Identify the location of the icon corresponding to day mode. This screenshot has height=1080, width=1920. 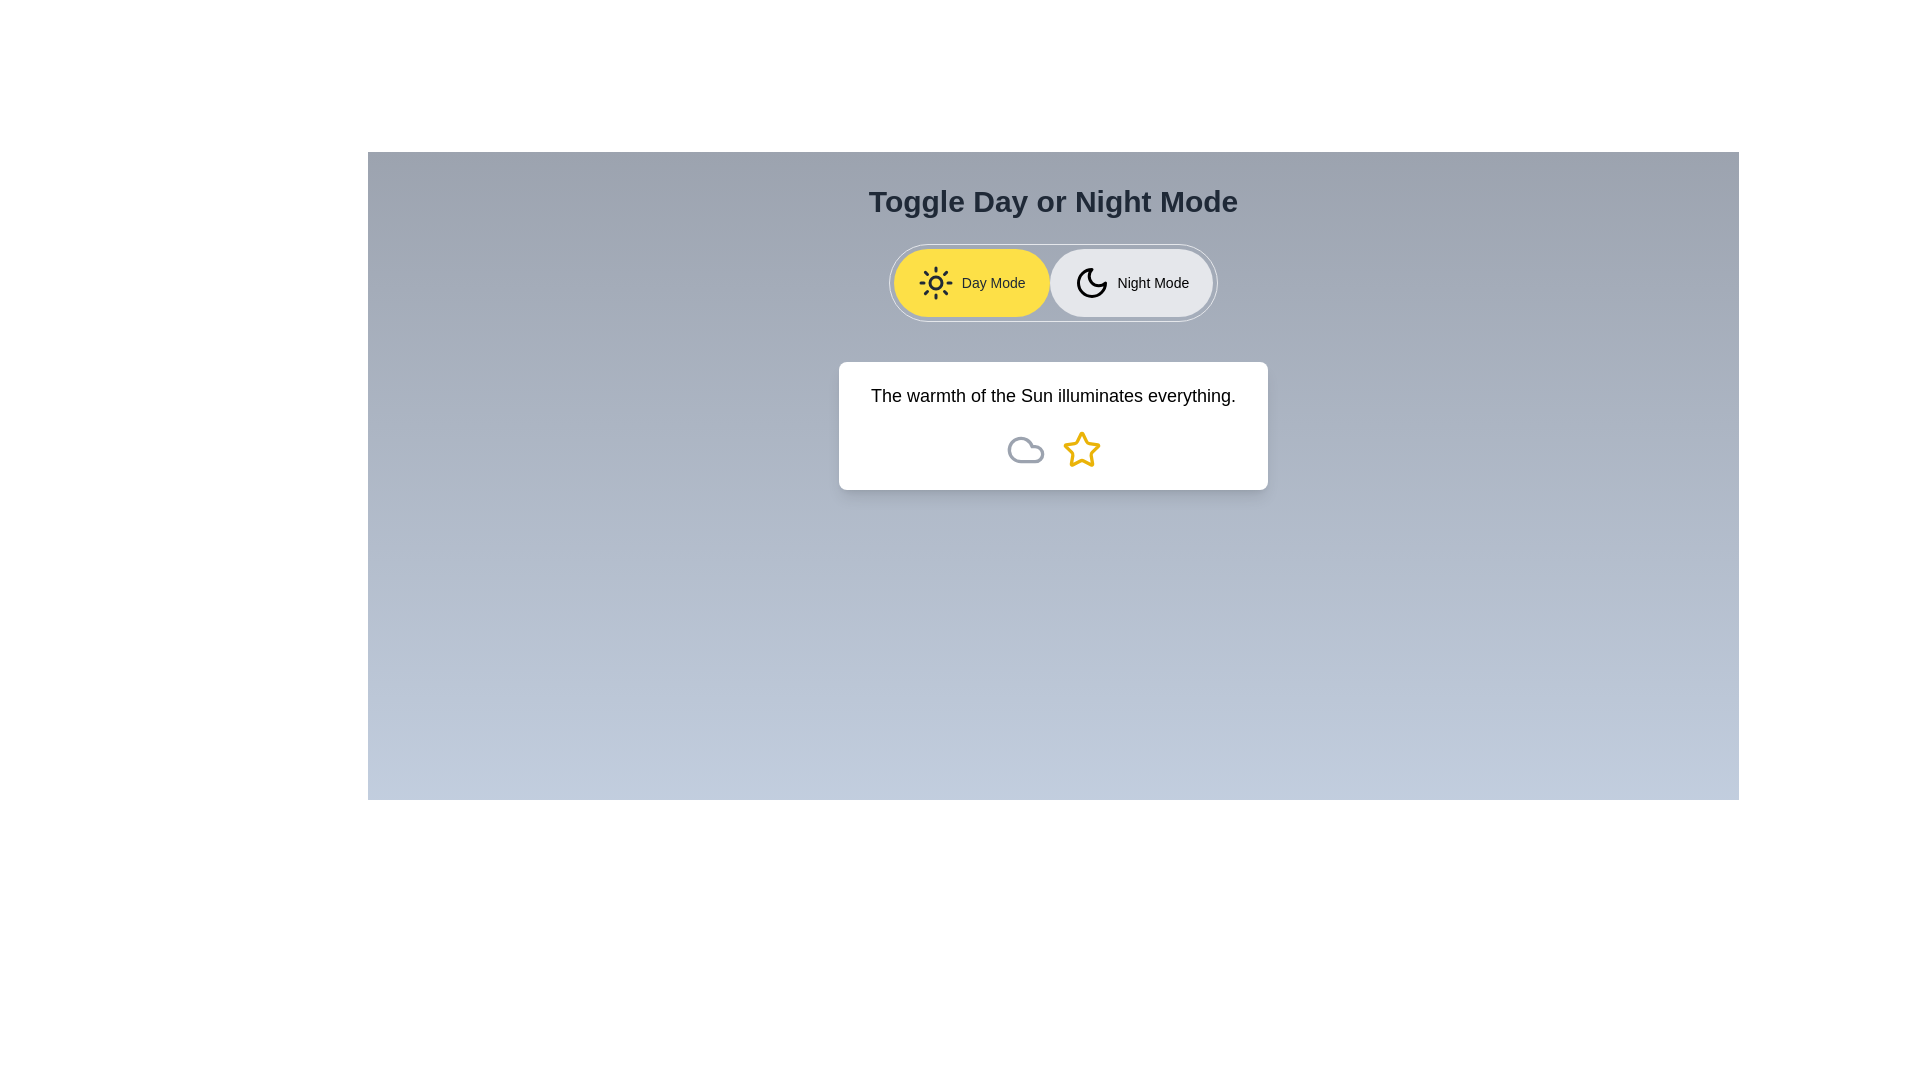
(971, 282).